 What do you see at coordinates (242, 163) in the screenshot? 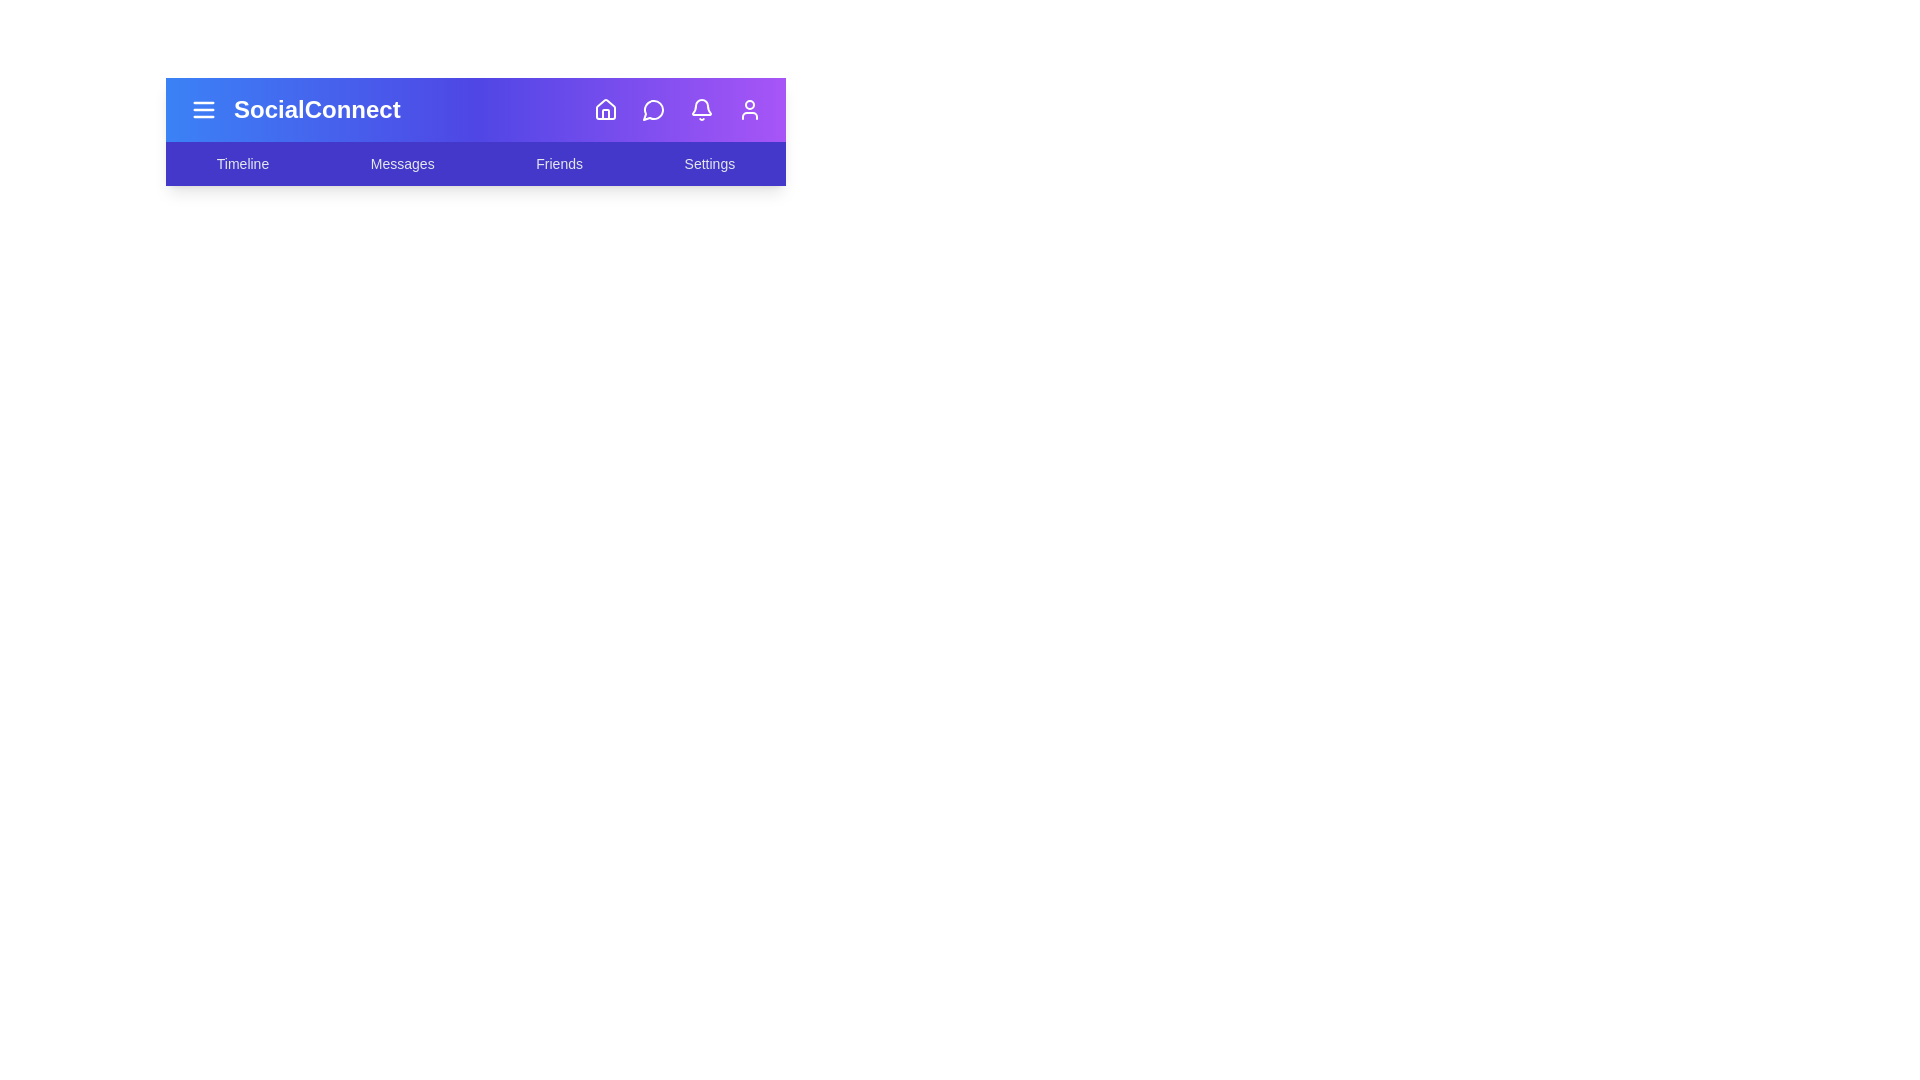
I see `the Timeline Menu to observe visual effects` at bounding box center [242, 163].